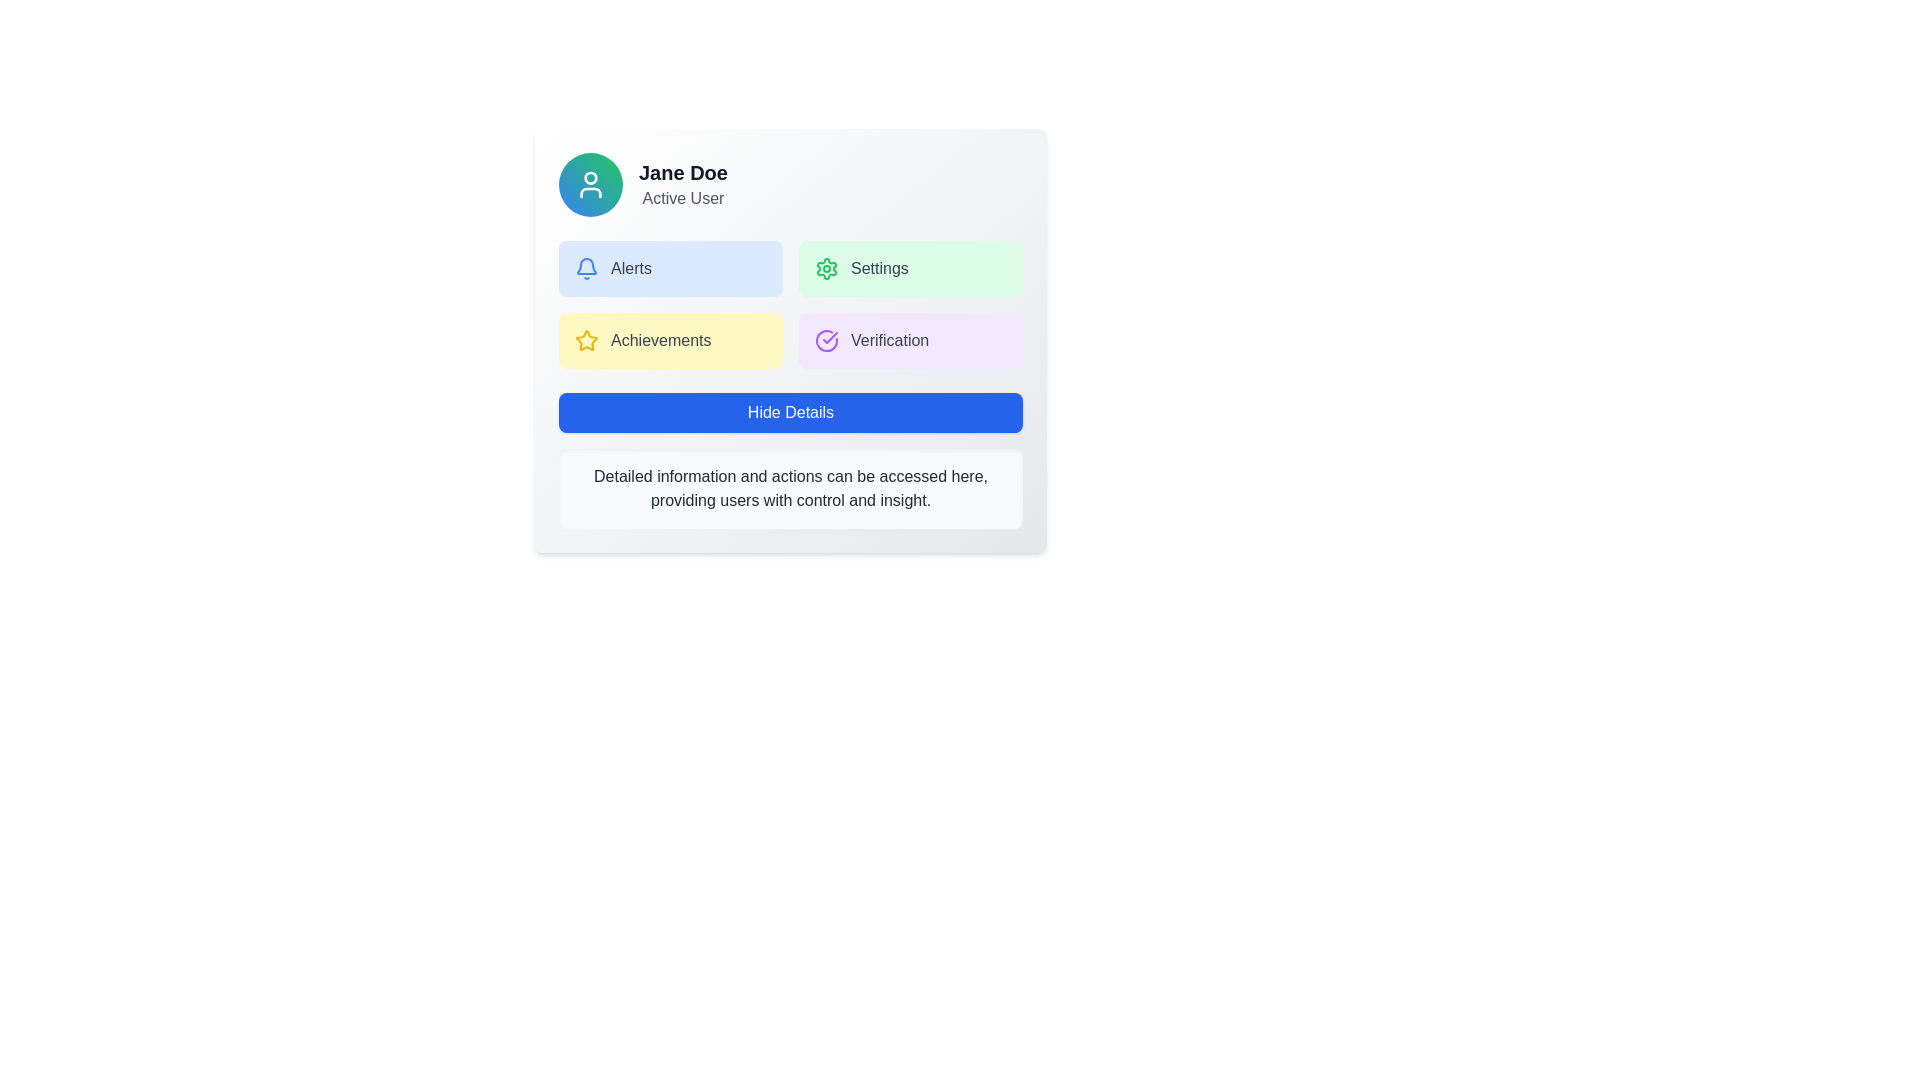  Describe the element at coordinates (683, 172) in the screenshot. I see `the text label displaying the user's name 'Jane Doe', which is positioned above the 'Active User' text in the user profile card layout` at that location.